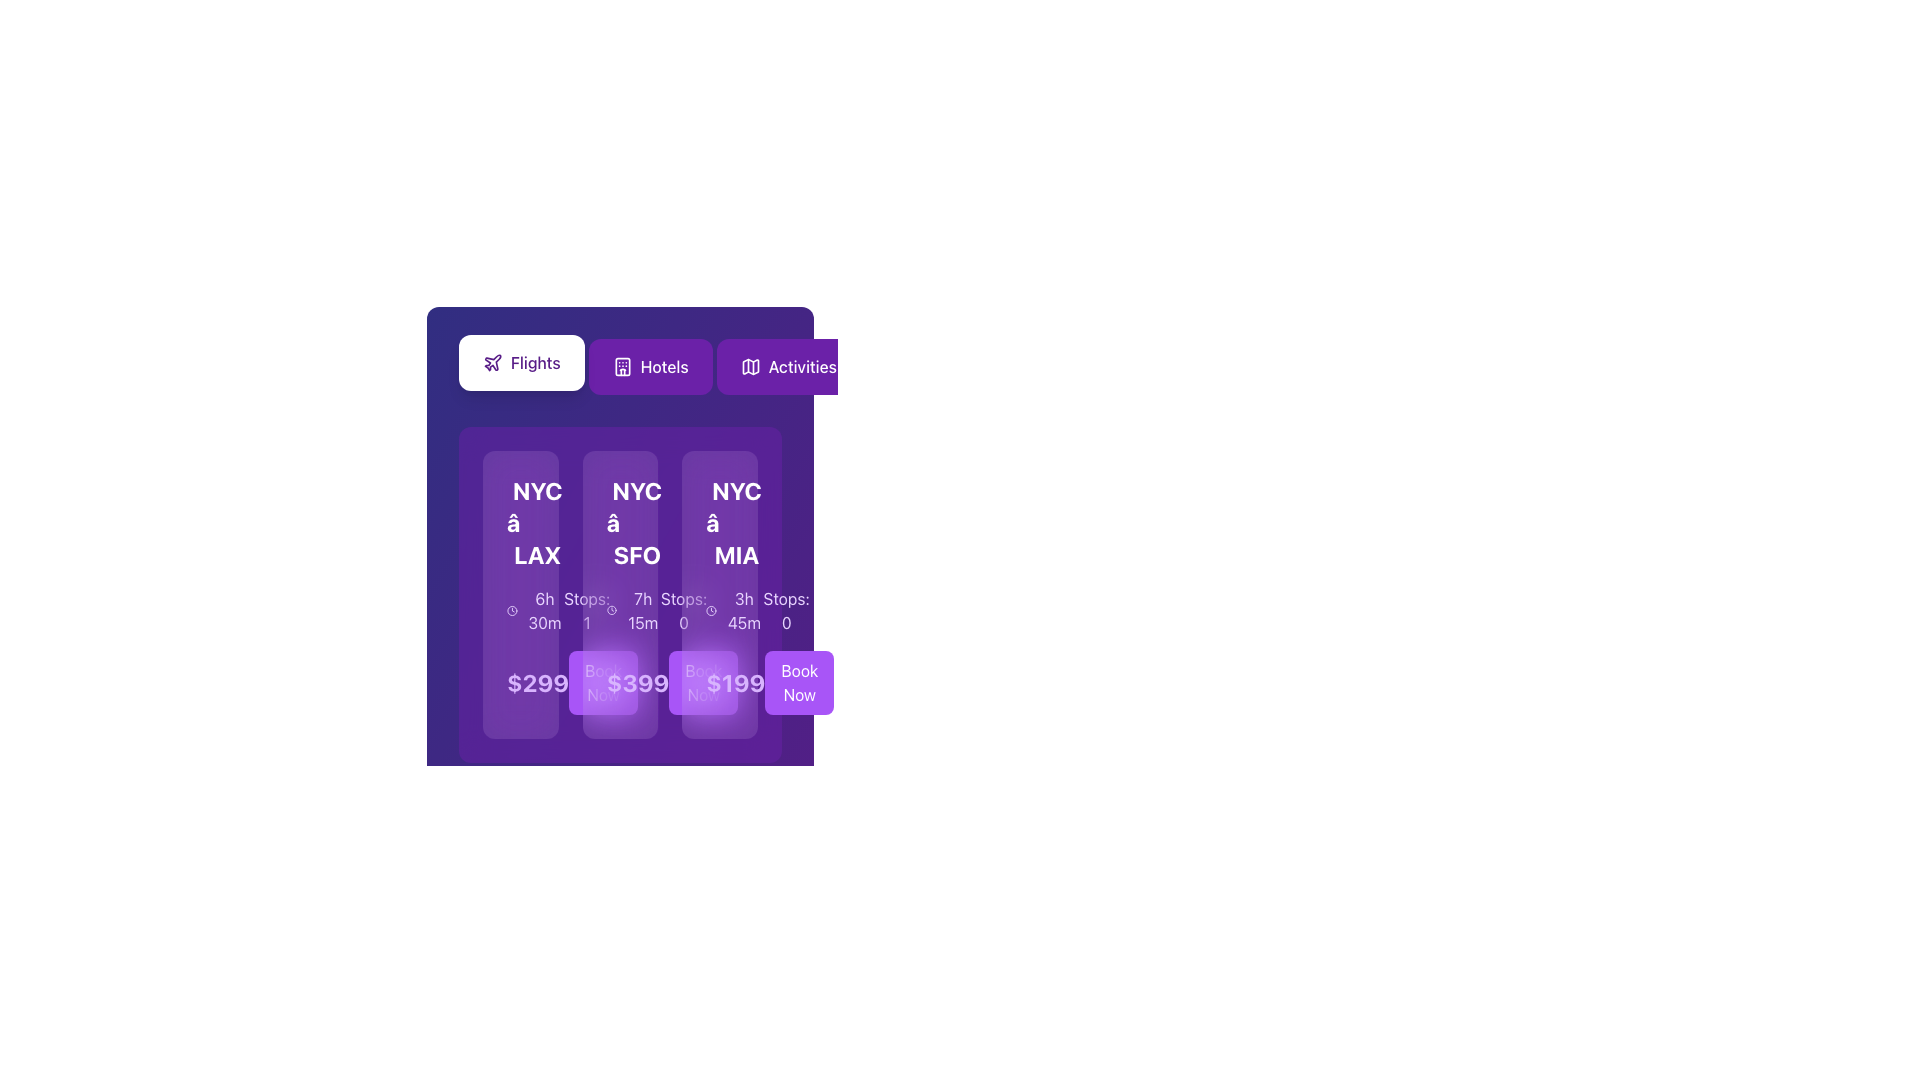 The height and width of the screenshot is (1080, 1920). I want to click on the Text Label that provides information about the number of stops for a specific flight, located in the bottom section of the flight details card, so click(785, 609).